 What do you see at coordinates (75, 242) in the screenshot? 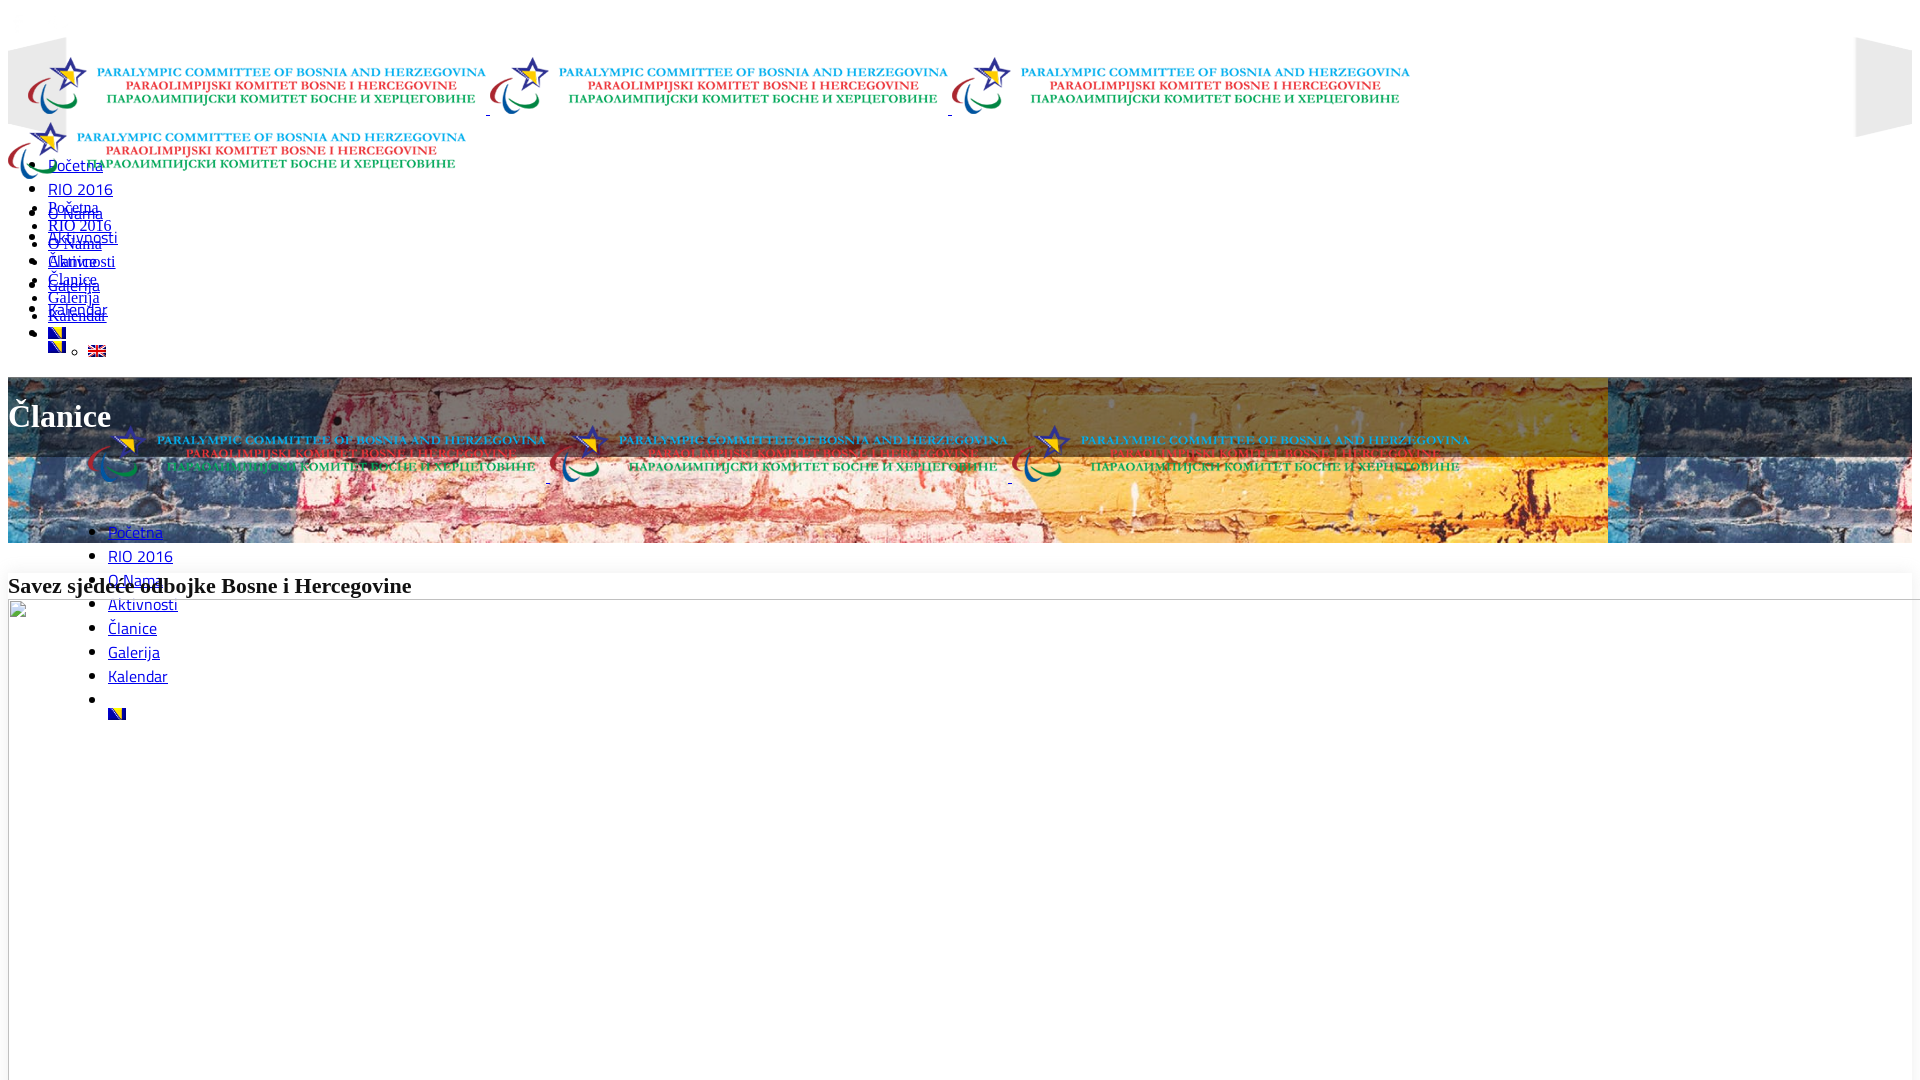
I see `'O Nama'` at bounding box center [75, 242].